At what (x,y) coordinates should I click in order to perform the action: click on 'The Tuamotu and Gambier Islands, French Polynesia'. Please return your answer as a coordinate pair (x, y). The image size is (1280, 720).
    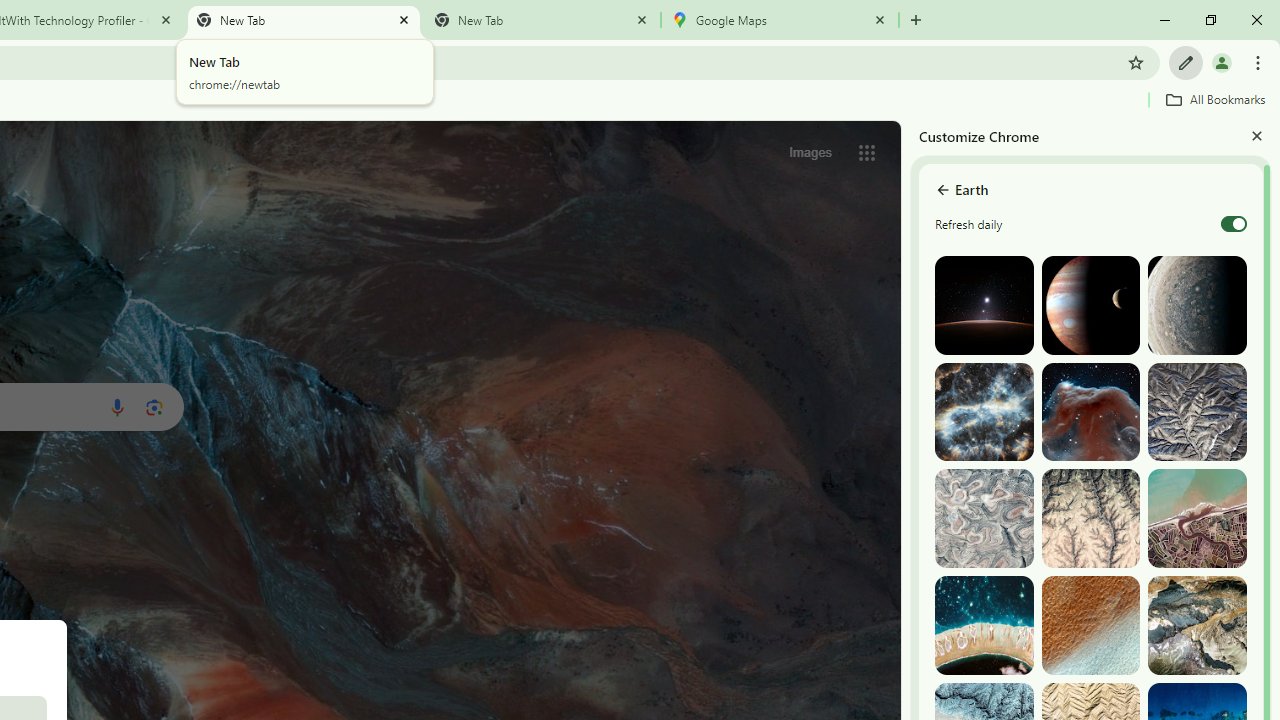
    Looking at the image, I should click on (984, 624).